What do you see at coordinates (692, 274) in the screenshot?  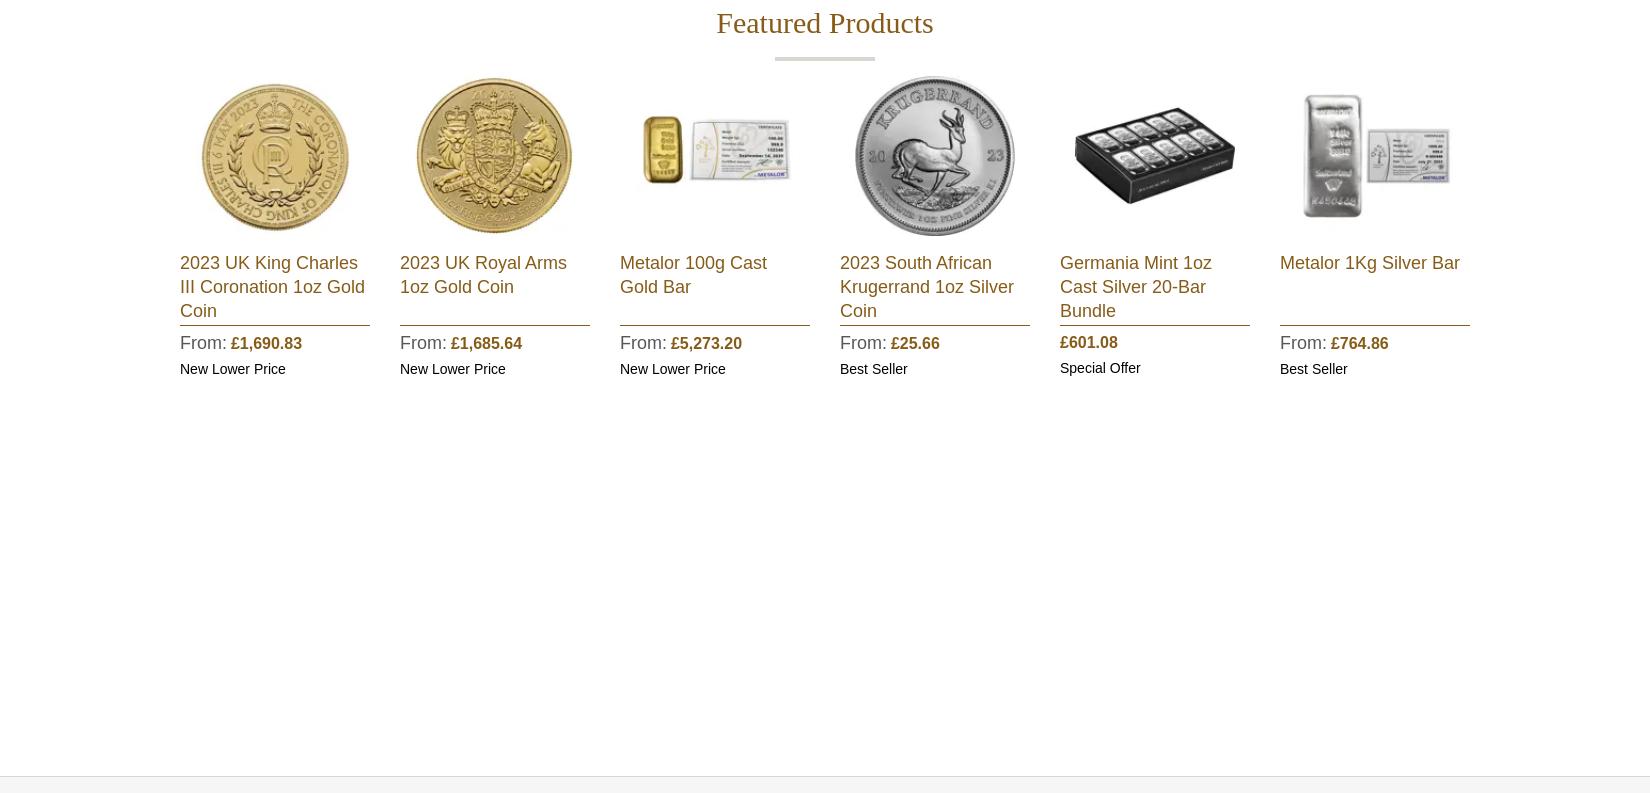 I see `'Metalor 100g Cast Gold Bar'` at bounding box center [692, 274].